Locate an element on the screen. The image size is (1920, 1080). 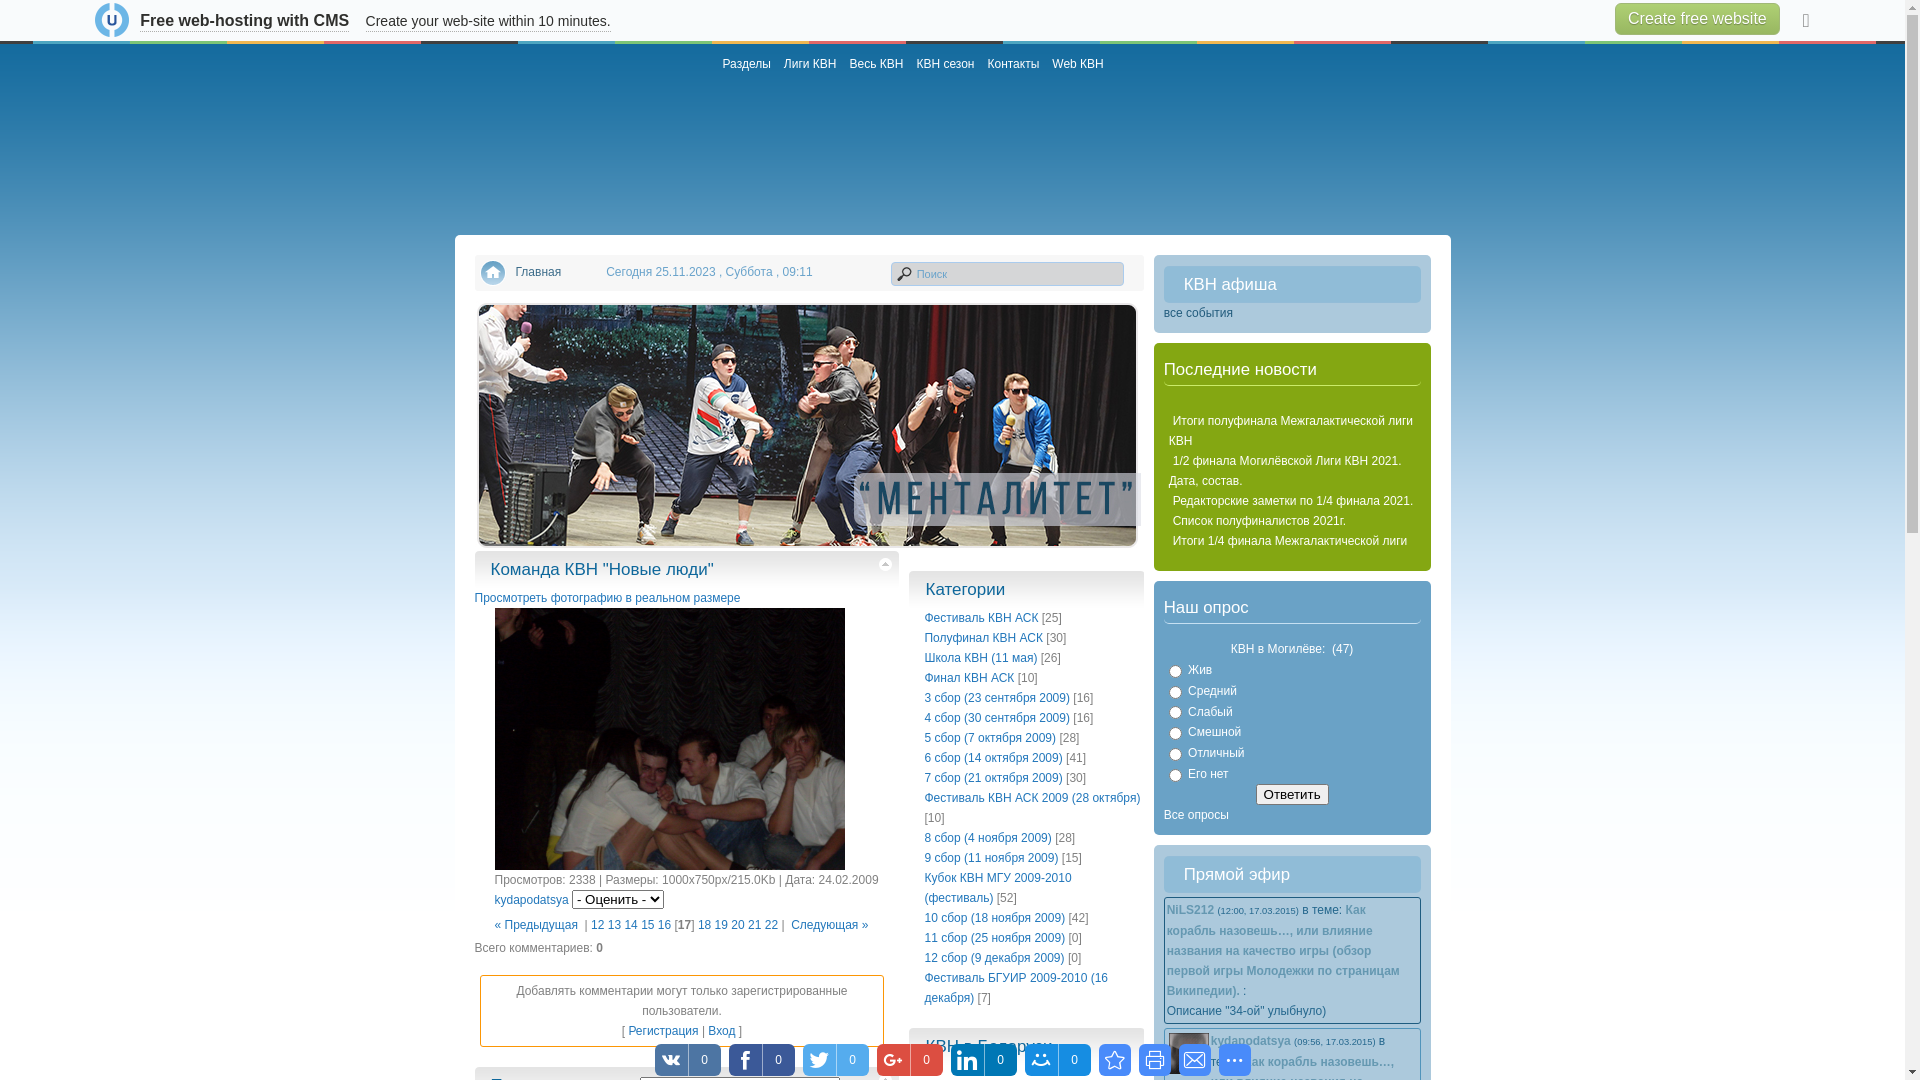
'19' is located at coordinates (720, 925).